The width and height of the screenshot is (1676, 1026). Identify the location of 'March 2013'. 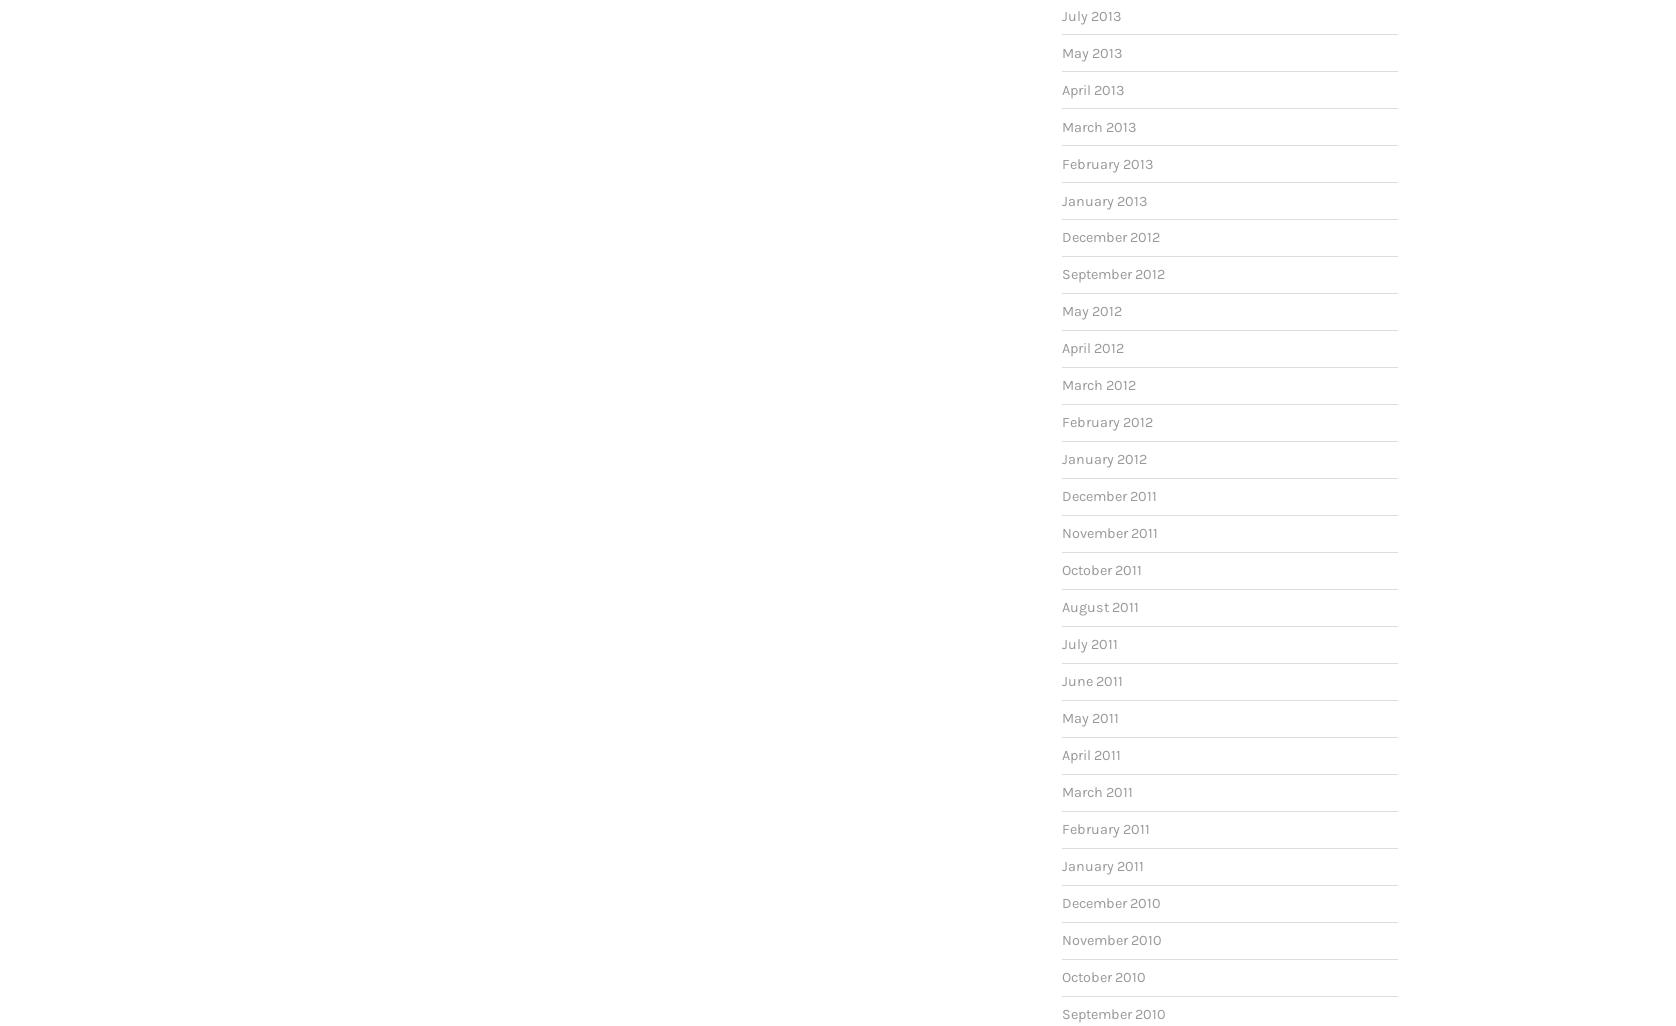
(1098, 126).